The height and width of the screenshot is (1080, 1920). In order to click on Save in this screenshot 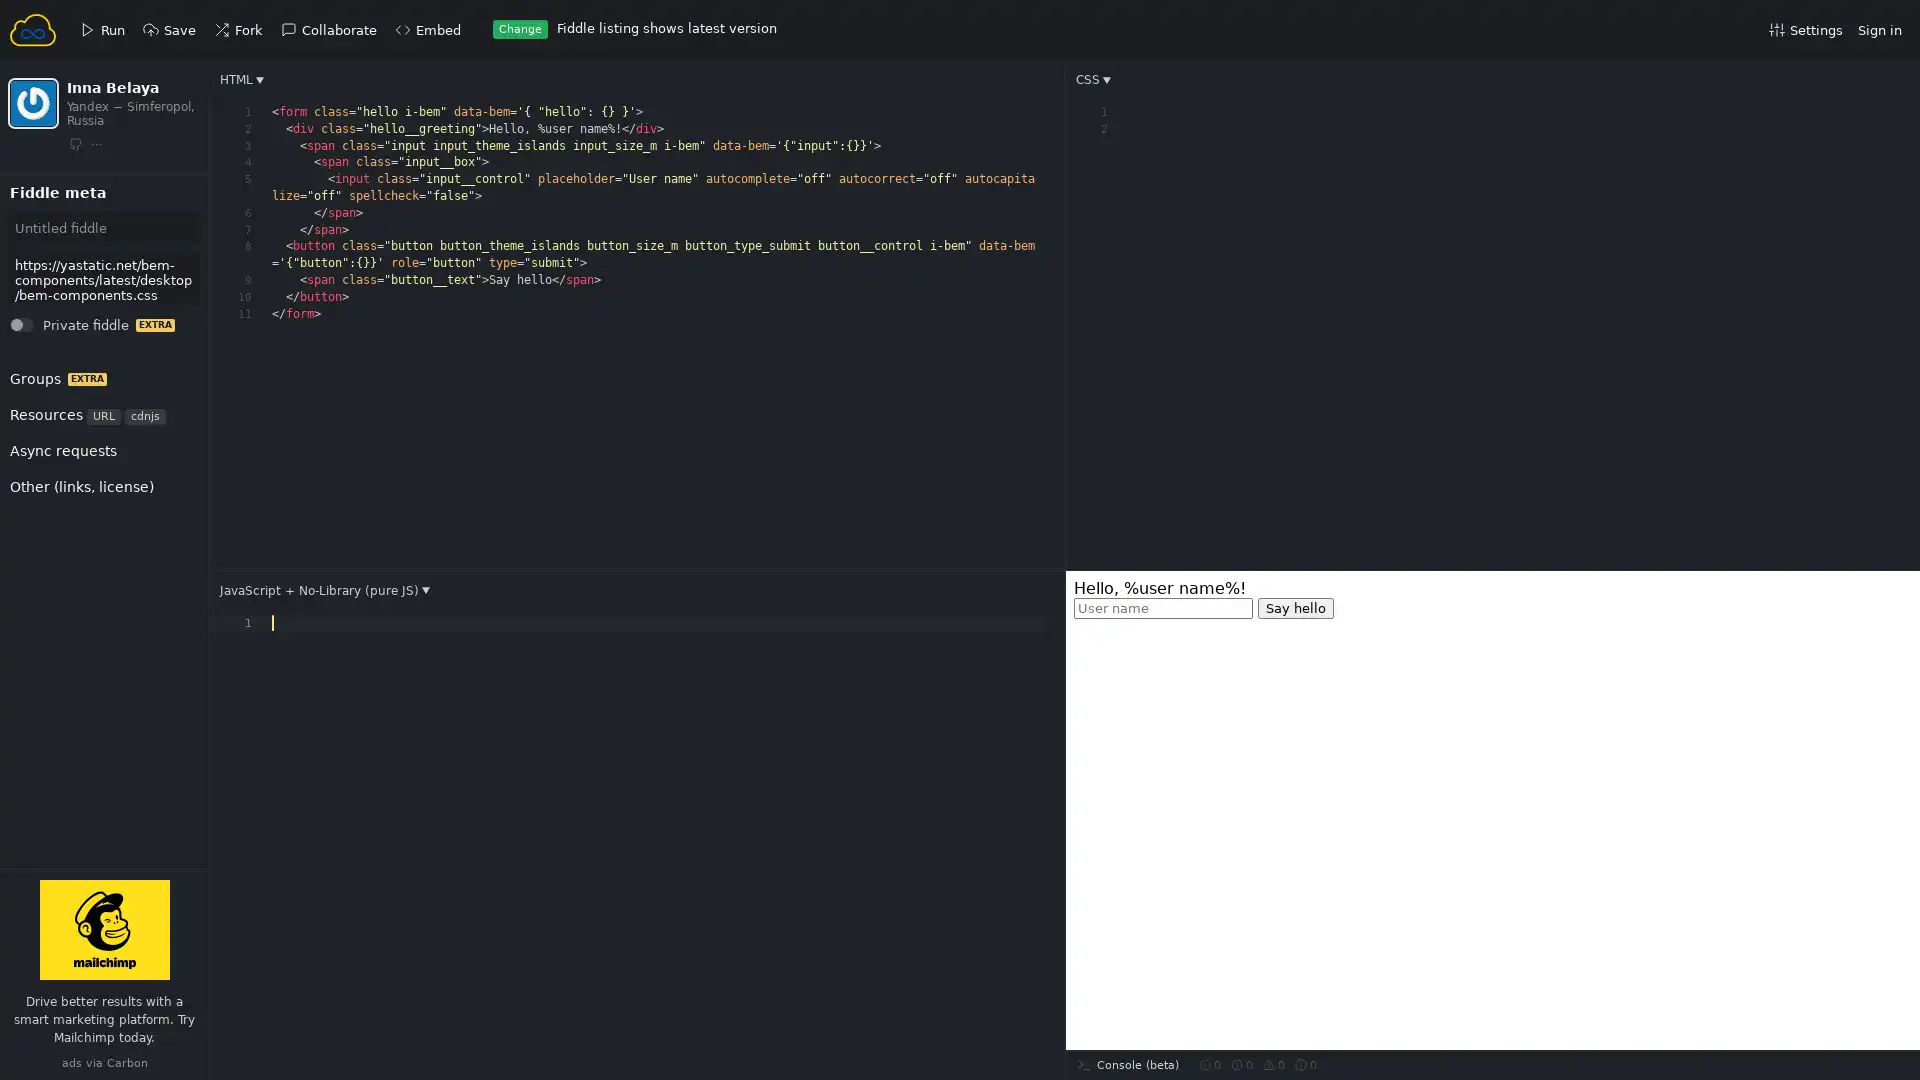, I will do `click(42, 215)`.